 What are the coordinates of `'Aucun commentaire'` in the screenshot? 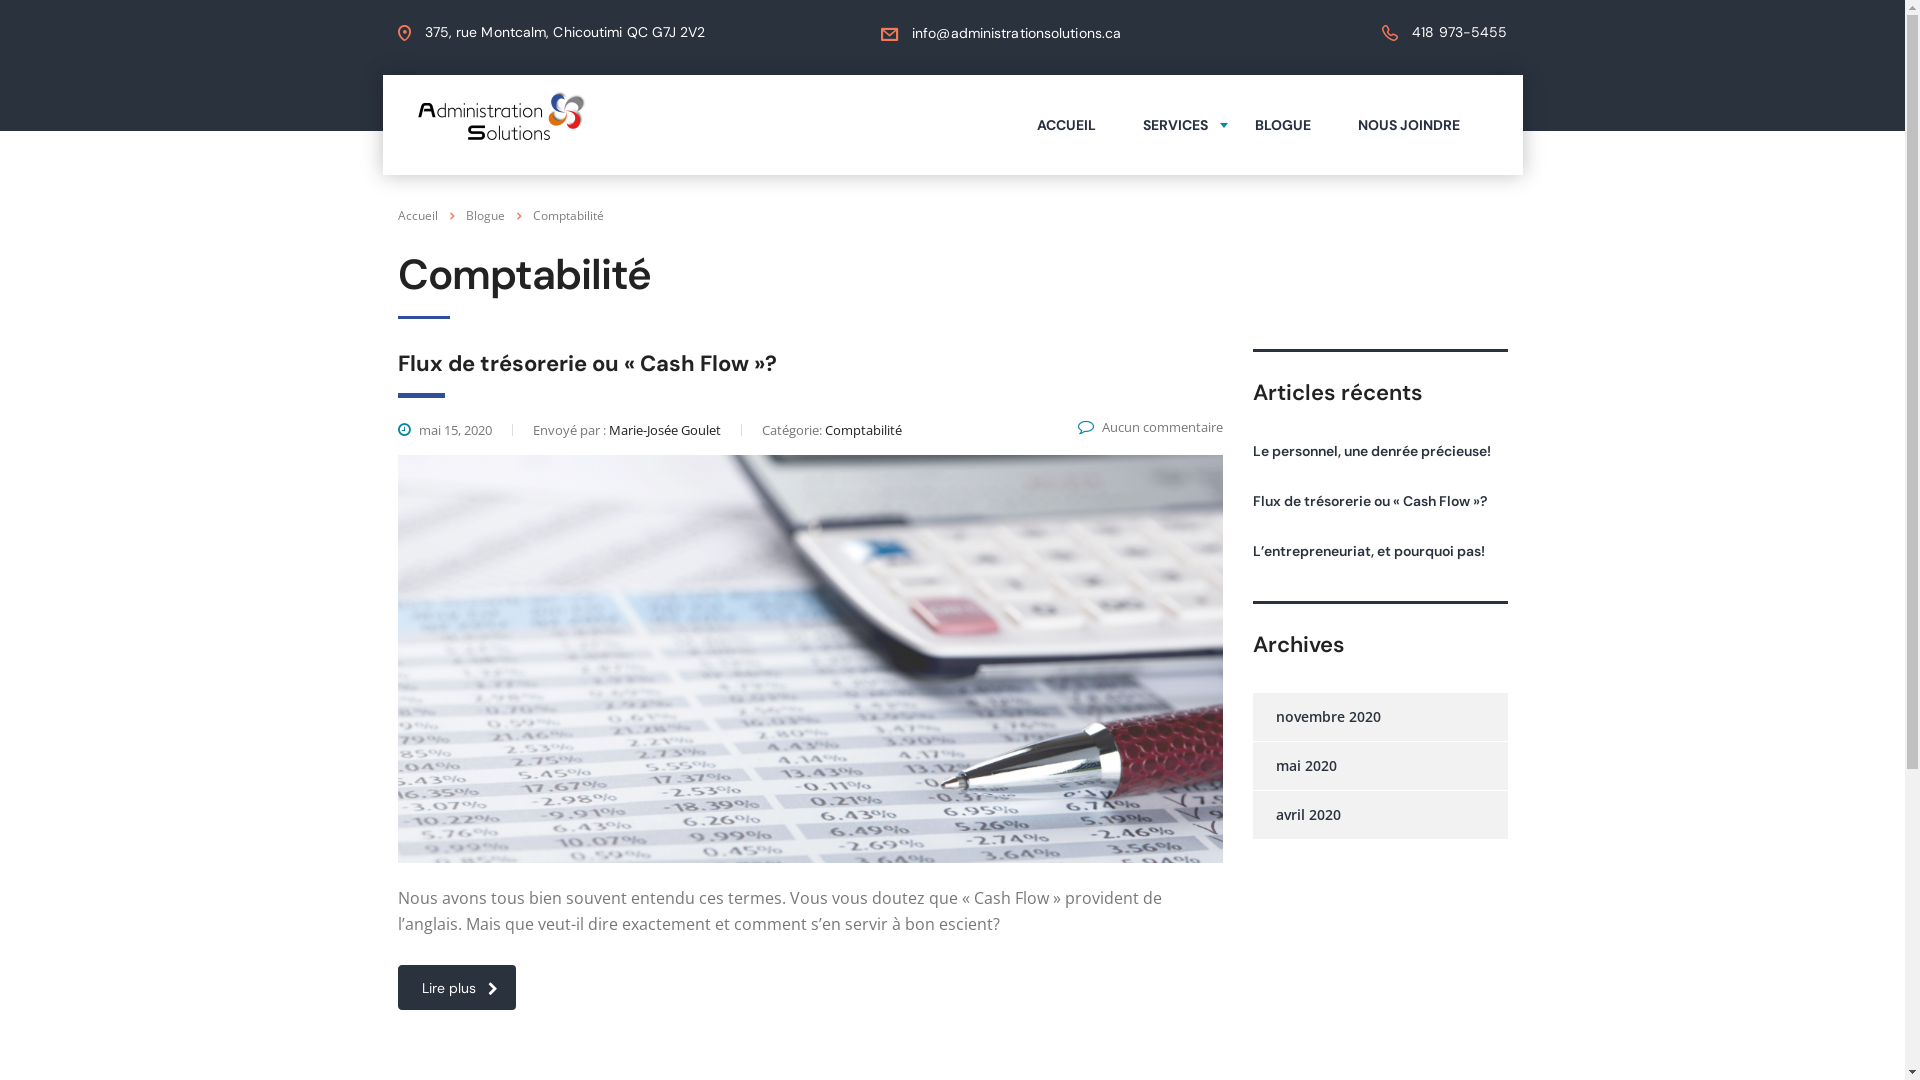 It's located at (1150, 426).